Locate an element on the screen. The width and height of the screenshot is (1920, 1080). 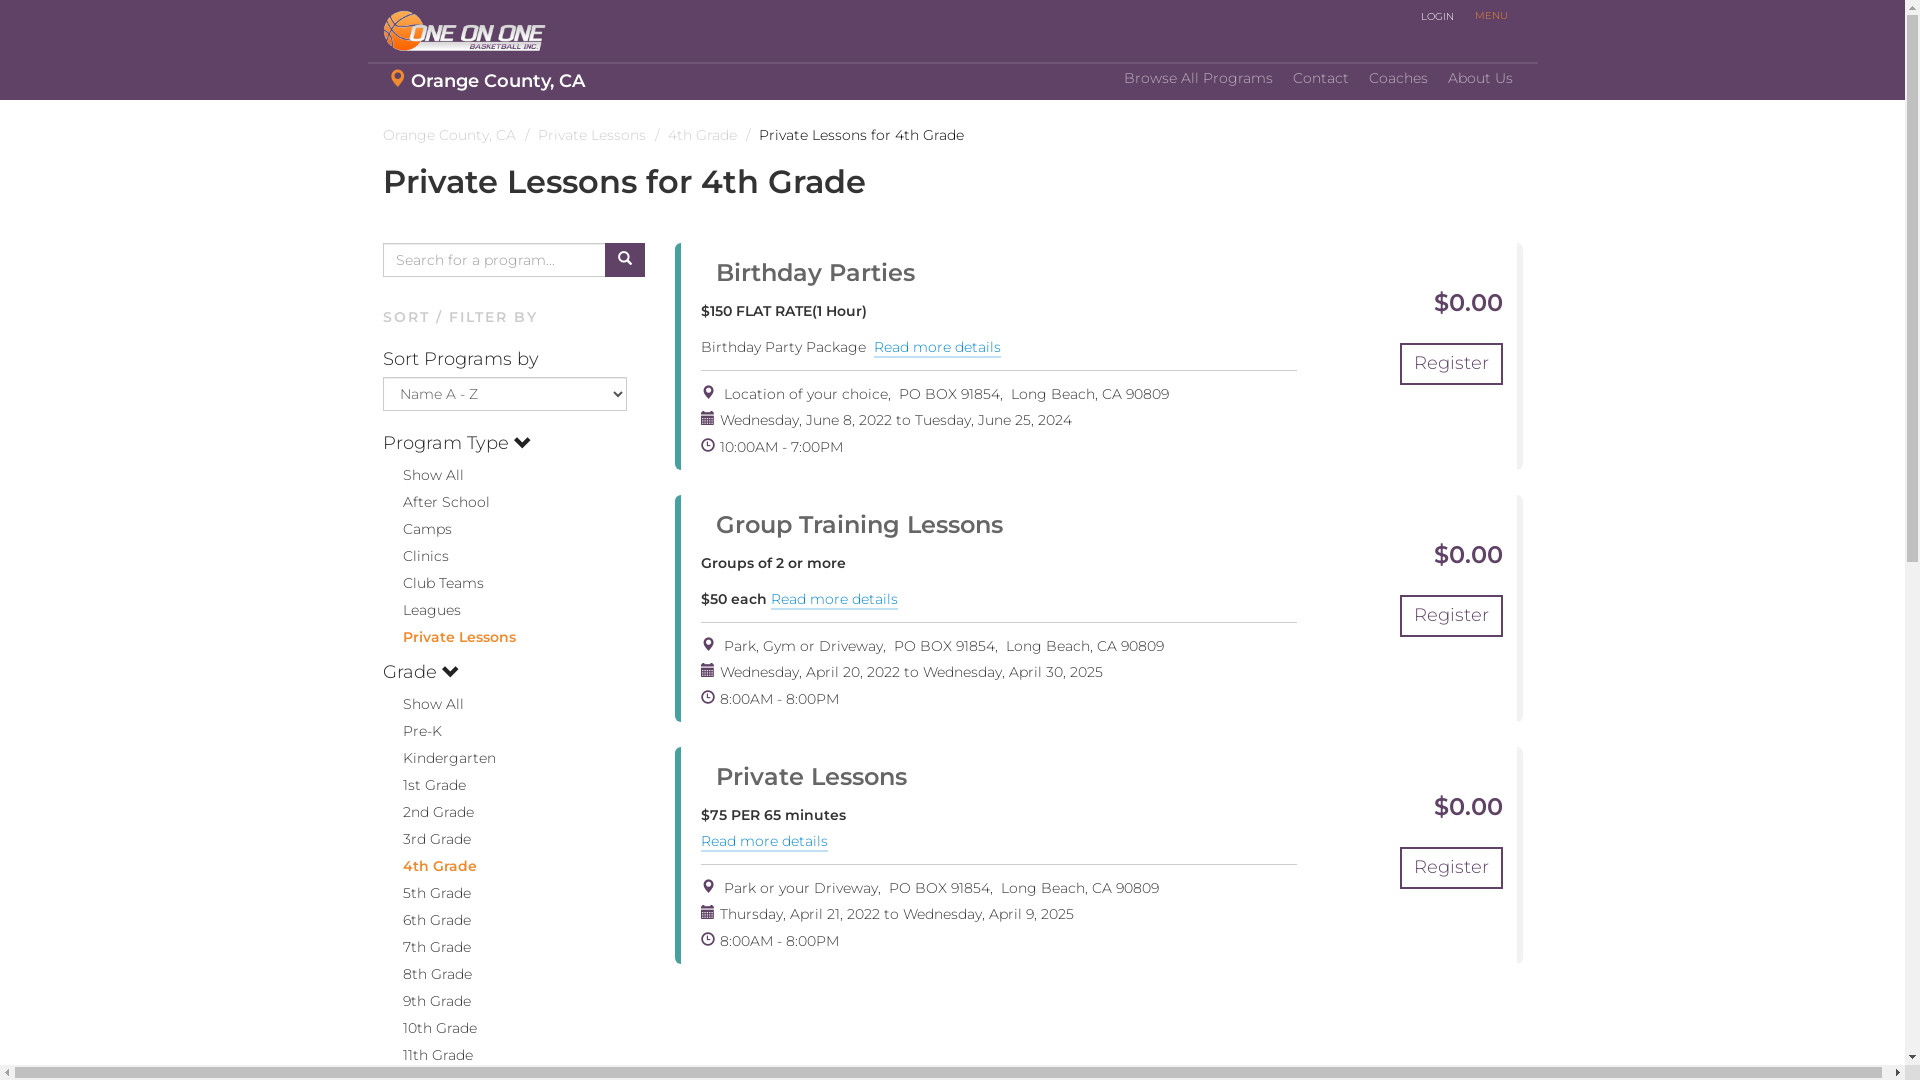
'4th Grade' is located at coordinates (427, 865).